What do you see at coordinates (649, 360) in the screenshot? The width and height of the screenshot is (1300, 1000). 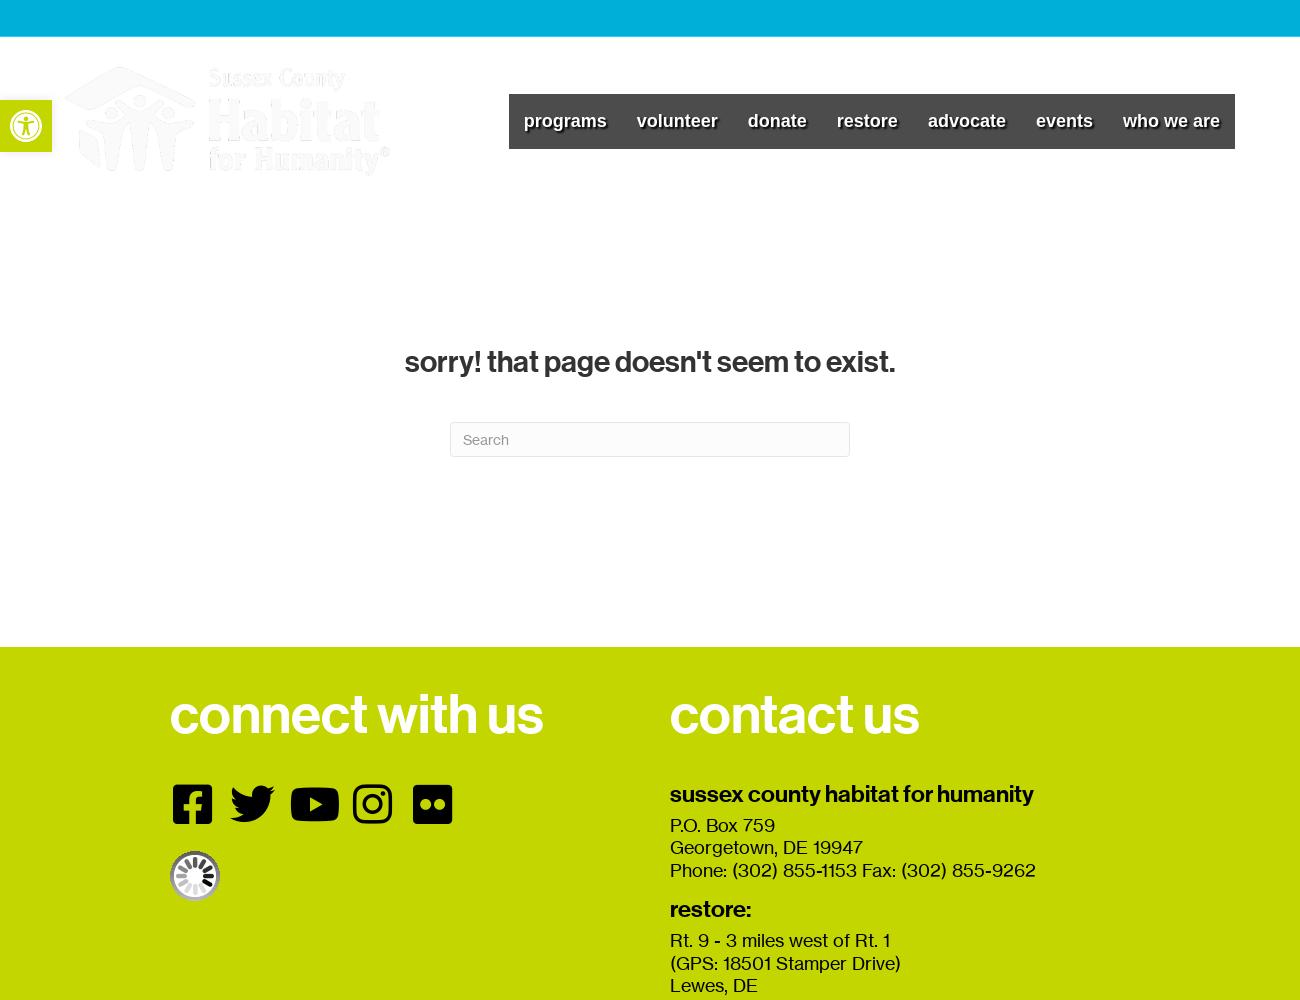 I see `'Sorry! That page doesn't seem to exist.'` at bounding box center [649, 360].